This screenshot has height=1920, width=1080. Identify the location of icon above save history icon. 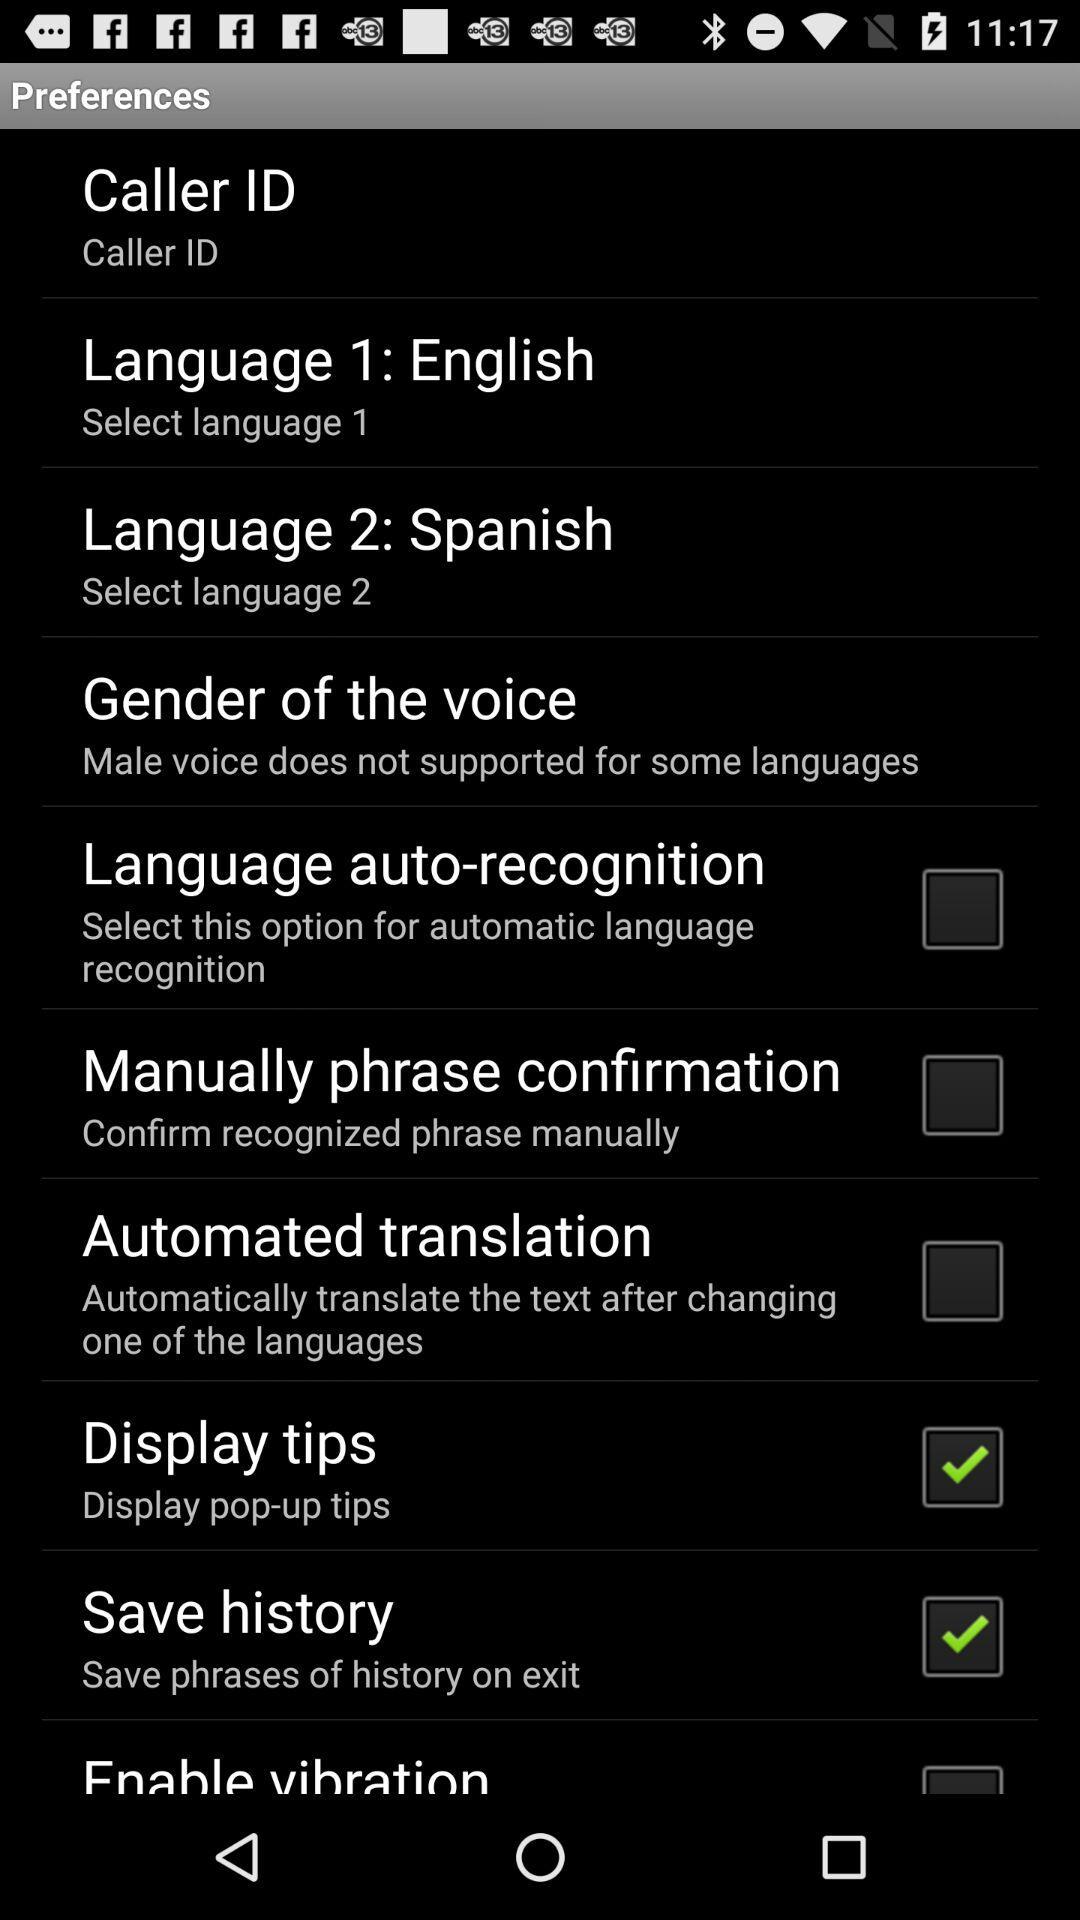
(235, 1503).